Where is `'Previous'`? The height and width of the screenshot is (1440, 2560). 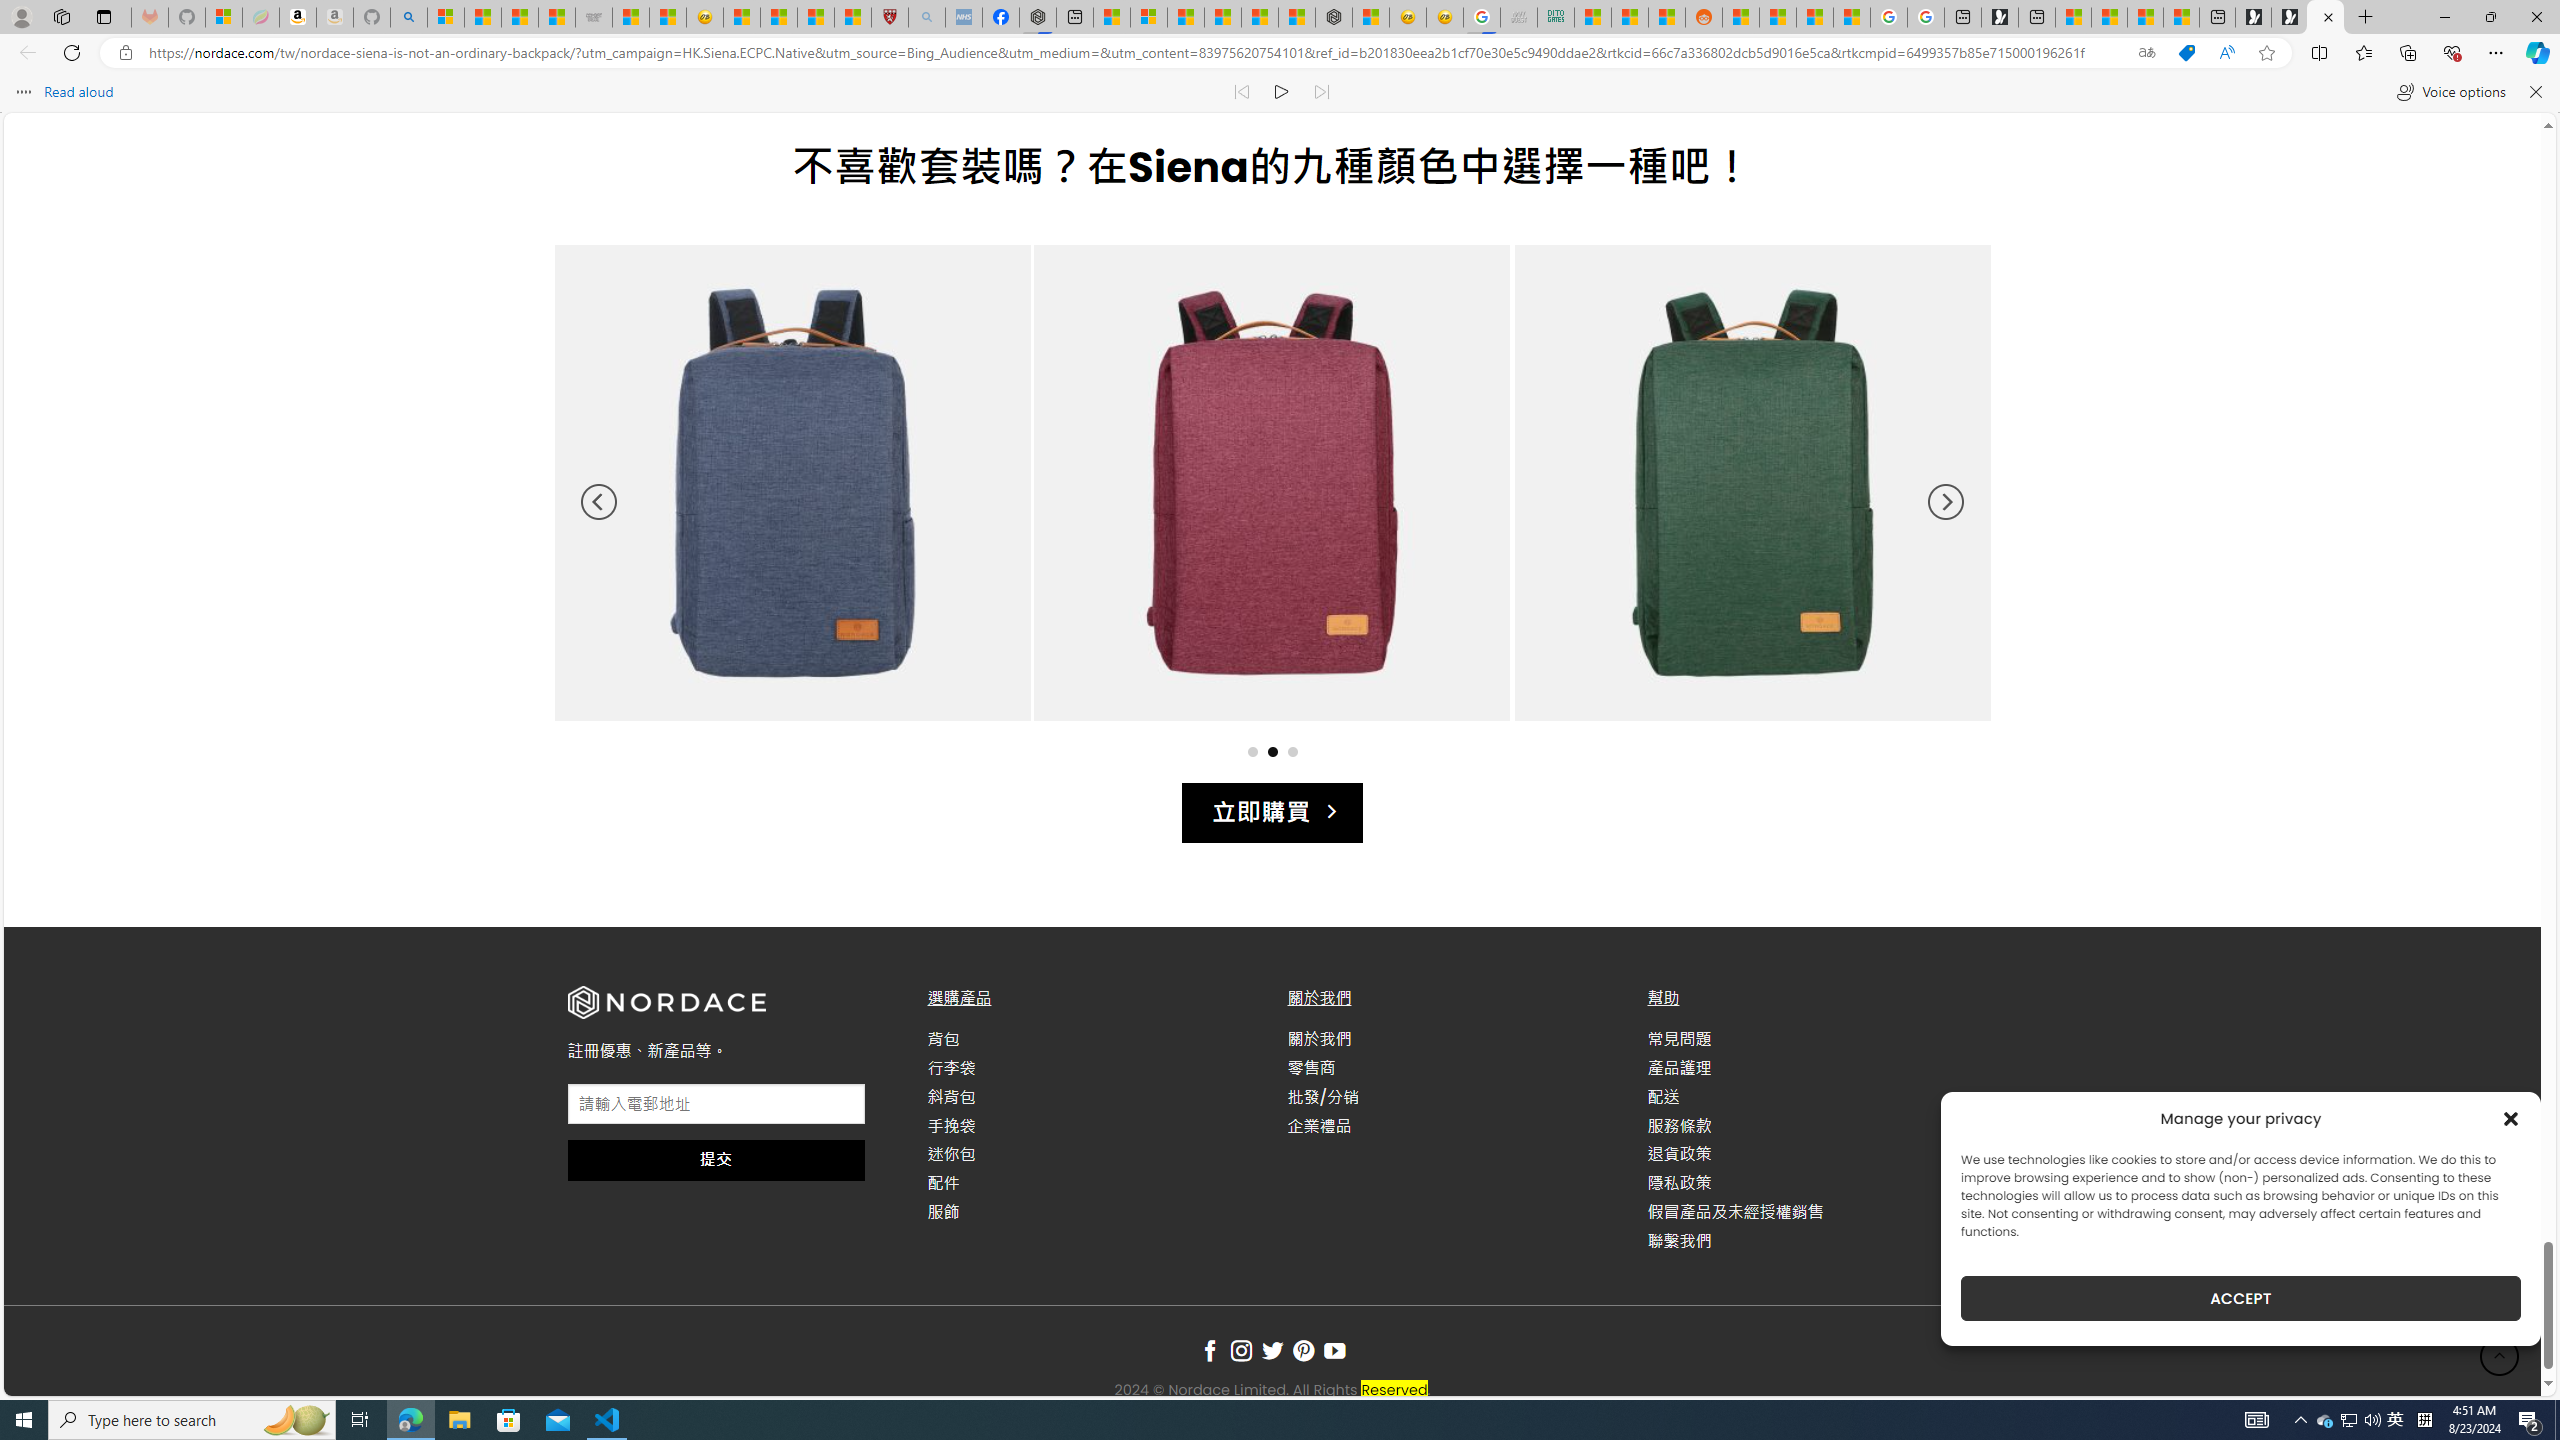
'Previous' is located at coordinates (599, 501).